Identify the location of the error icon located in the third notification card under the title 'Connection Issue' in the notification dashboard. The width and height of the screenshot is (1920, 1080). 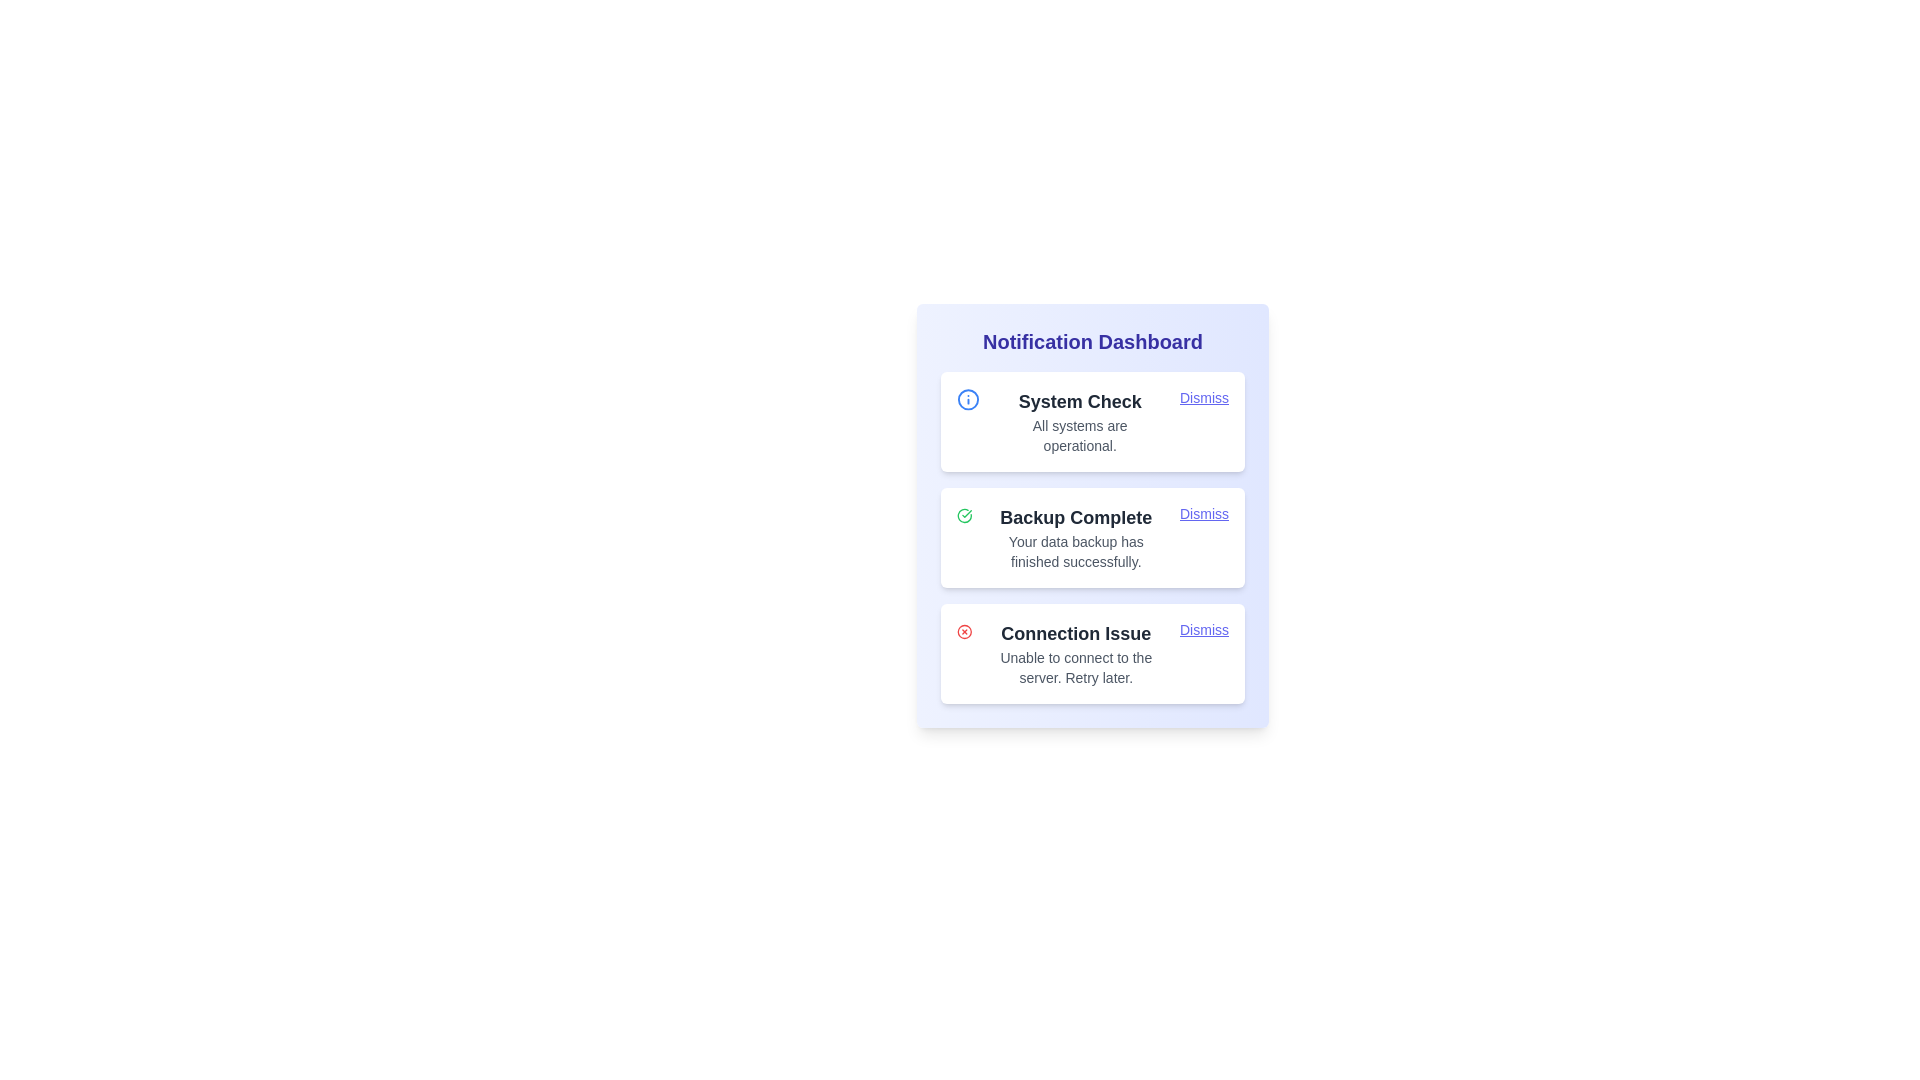
(964, 632).